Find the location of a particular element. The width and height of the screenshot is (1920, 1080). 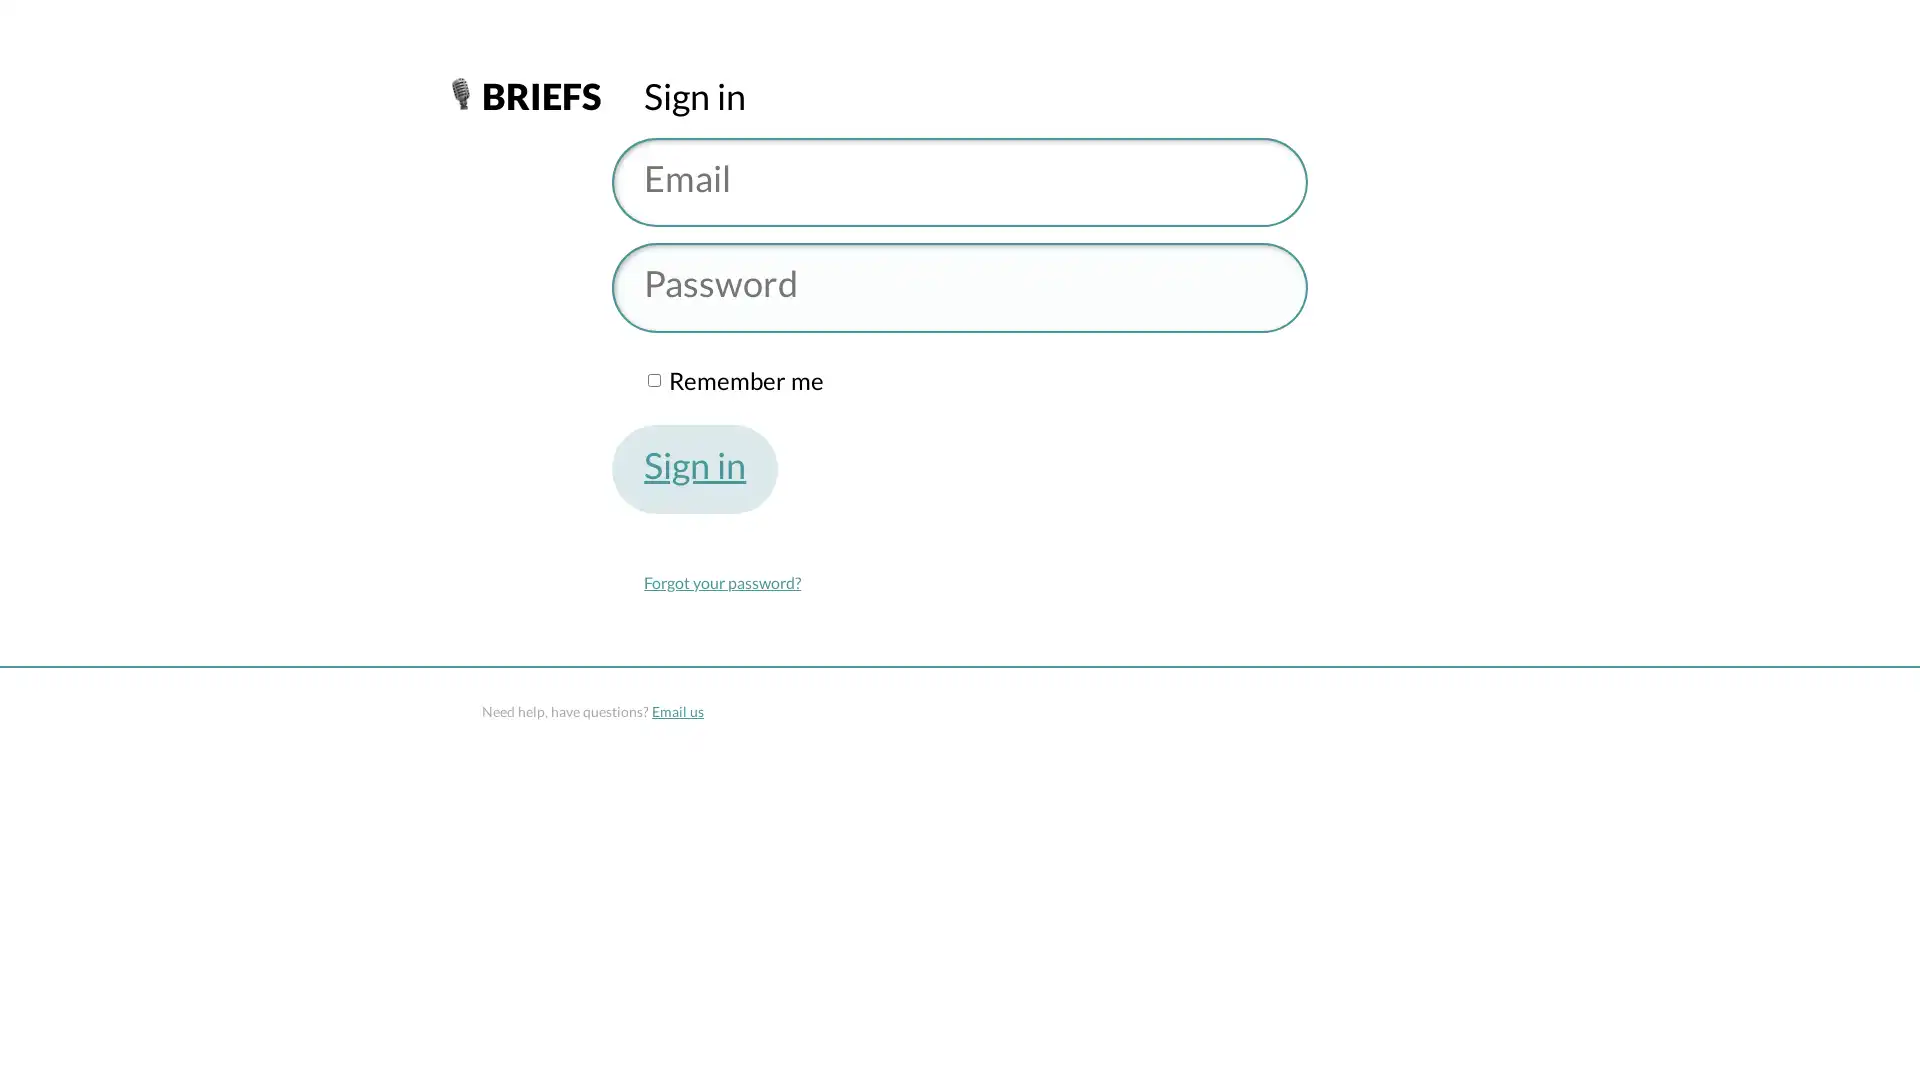

Sign in is located at coordinates (695, 469).